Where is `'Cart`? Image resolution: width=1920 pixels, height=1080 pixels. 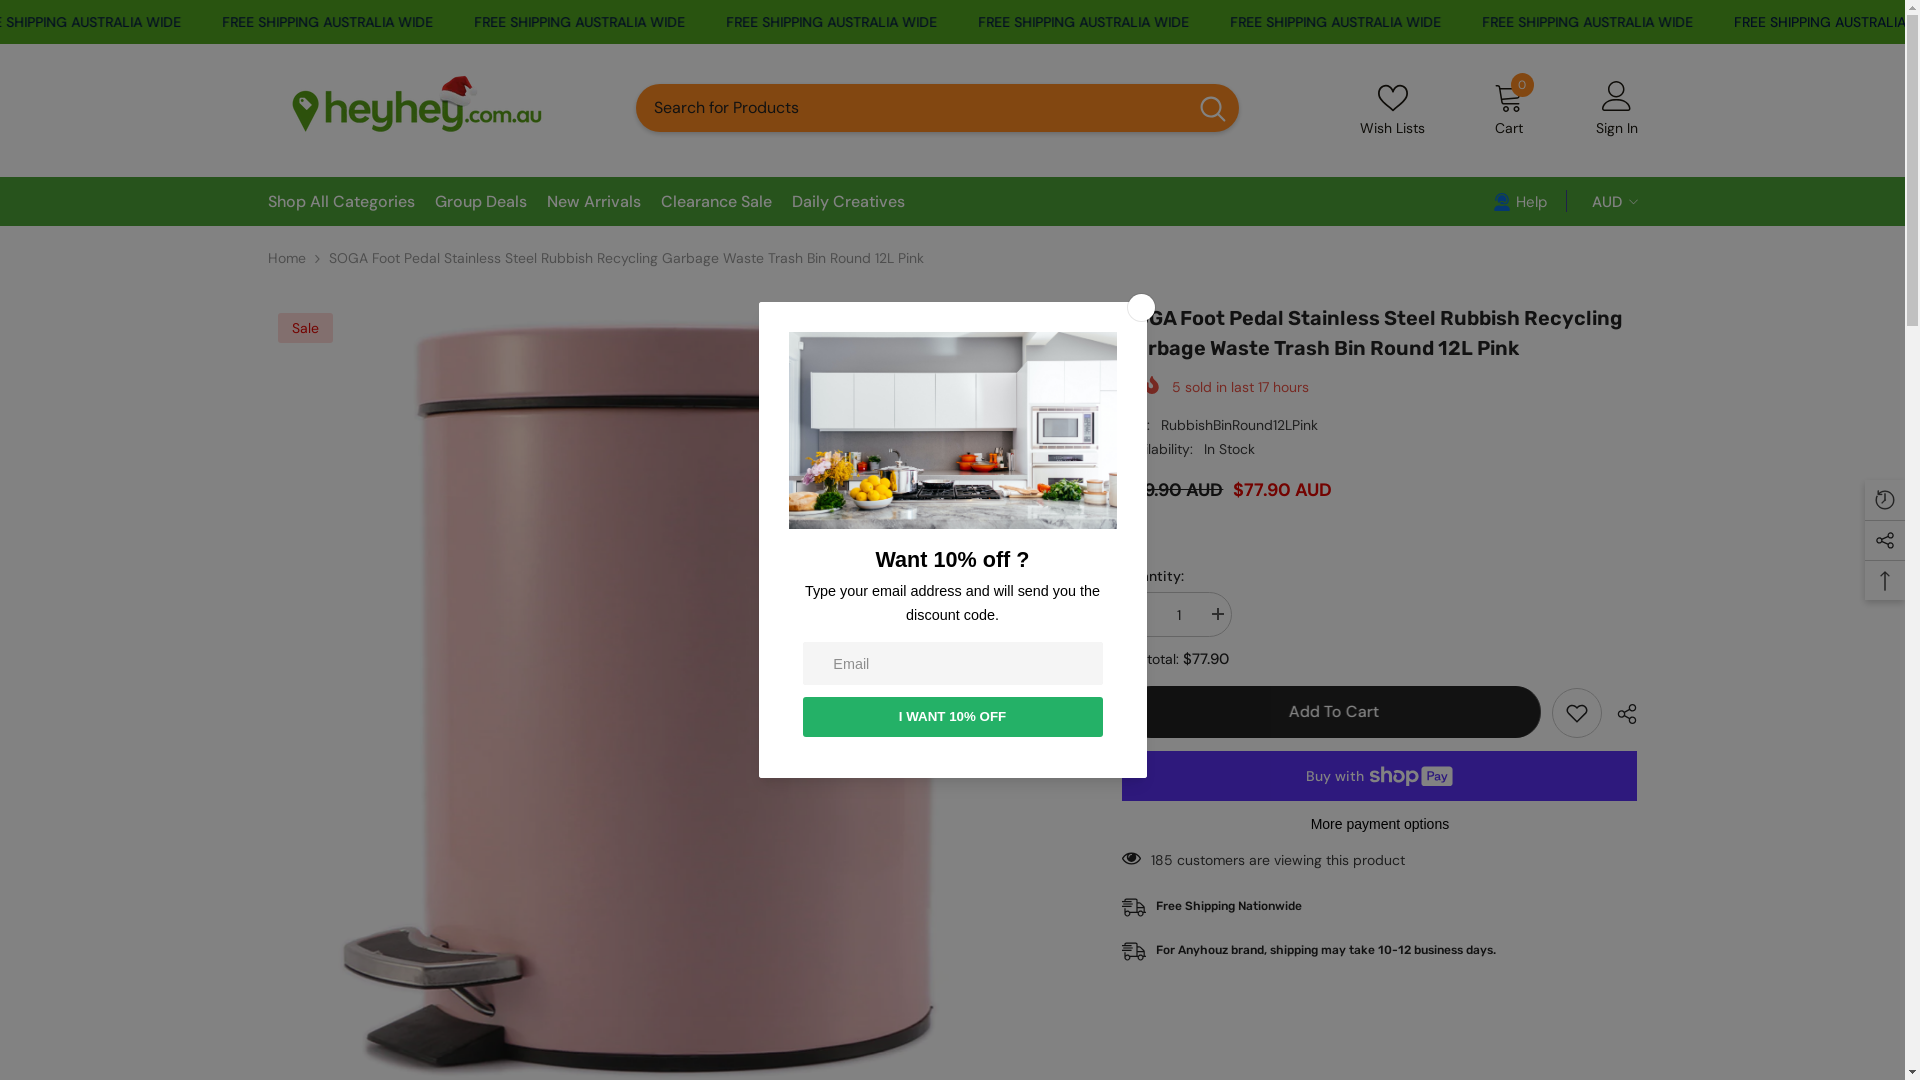 'Cart is located at coordinates (1508, 108).